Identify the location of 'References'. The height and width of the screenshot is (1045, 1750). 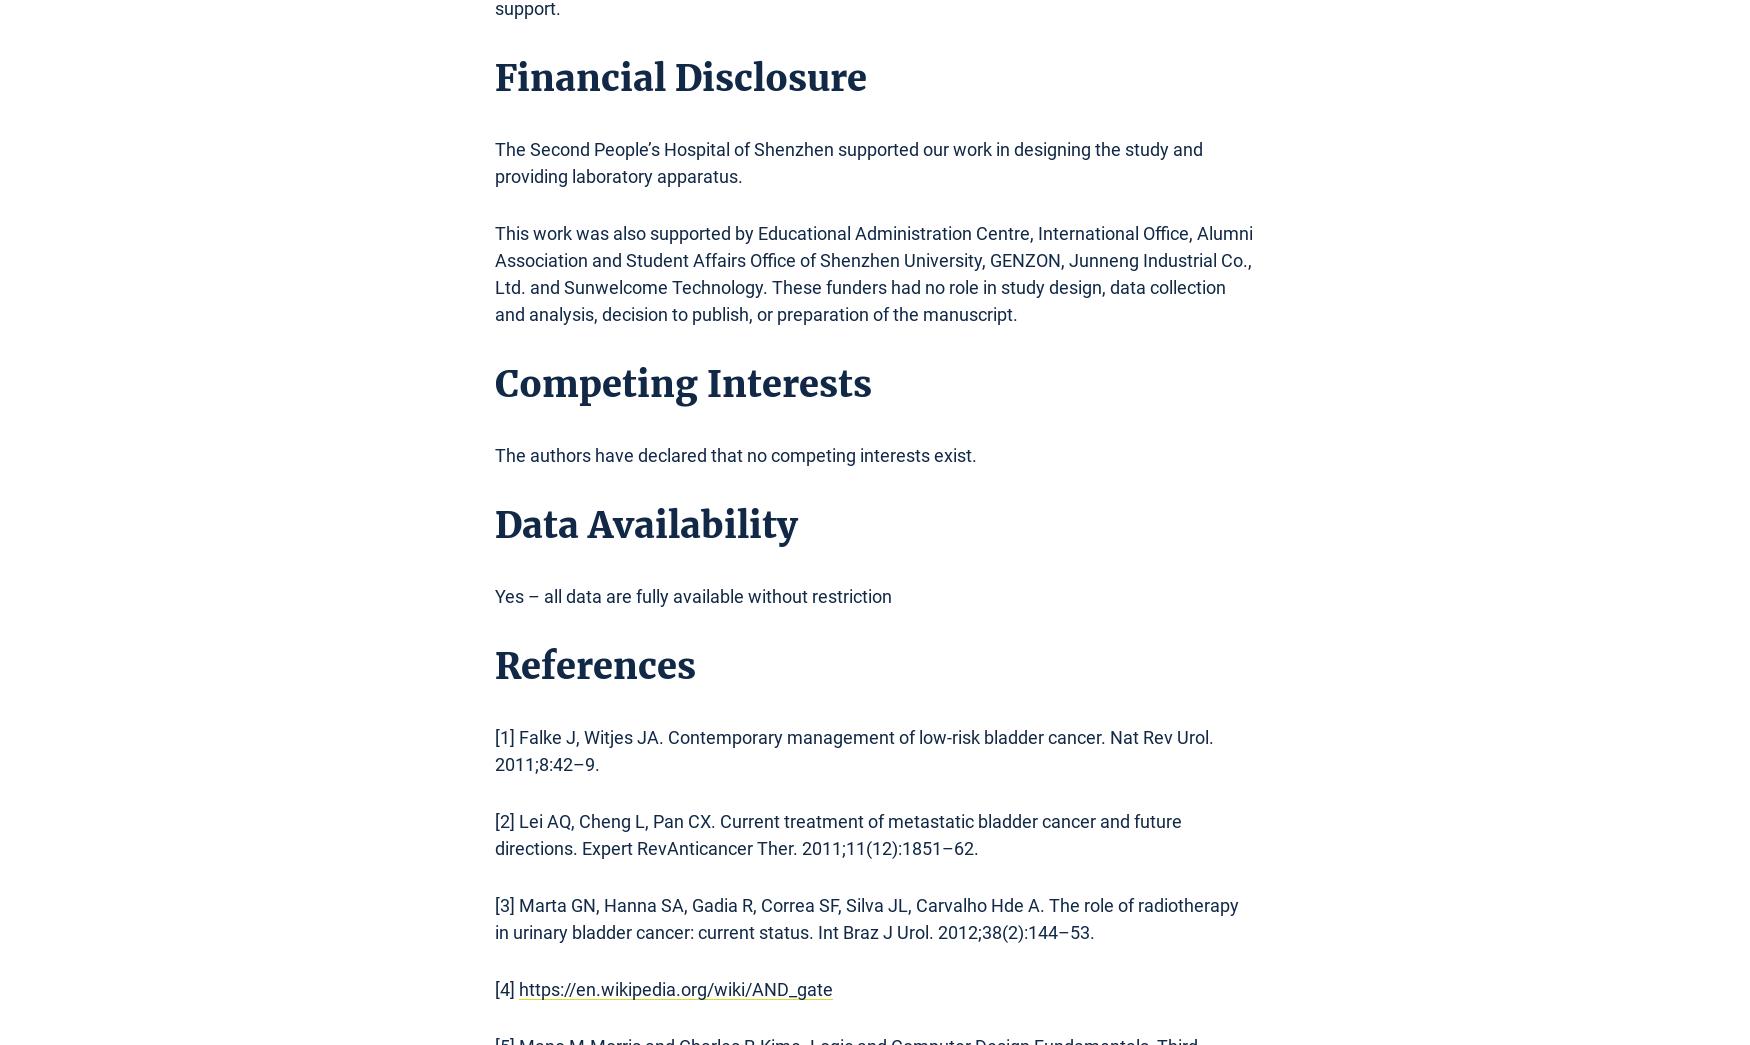
(495, 666).